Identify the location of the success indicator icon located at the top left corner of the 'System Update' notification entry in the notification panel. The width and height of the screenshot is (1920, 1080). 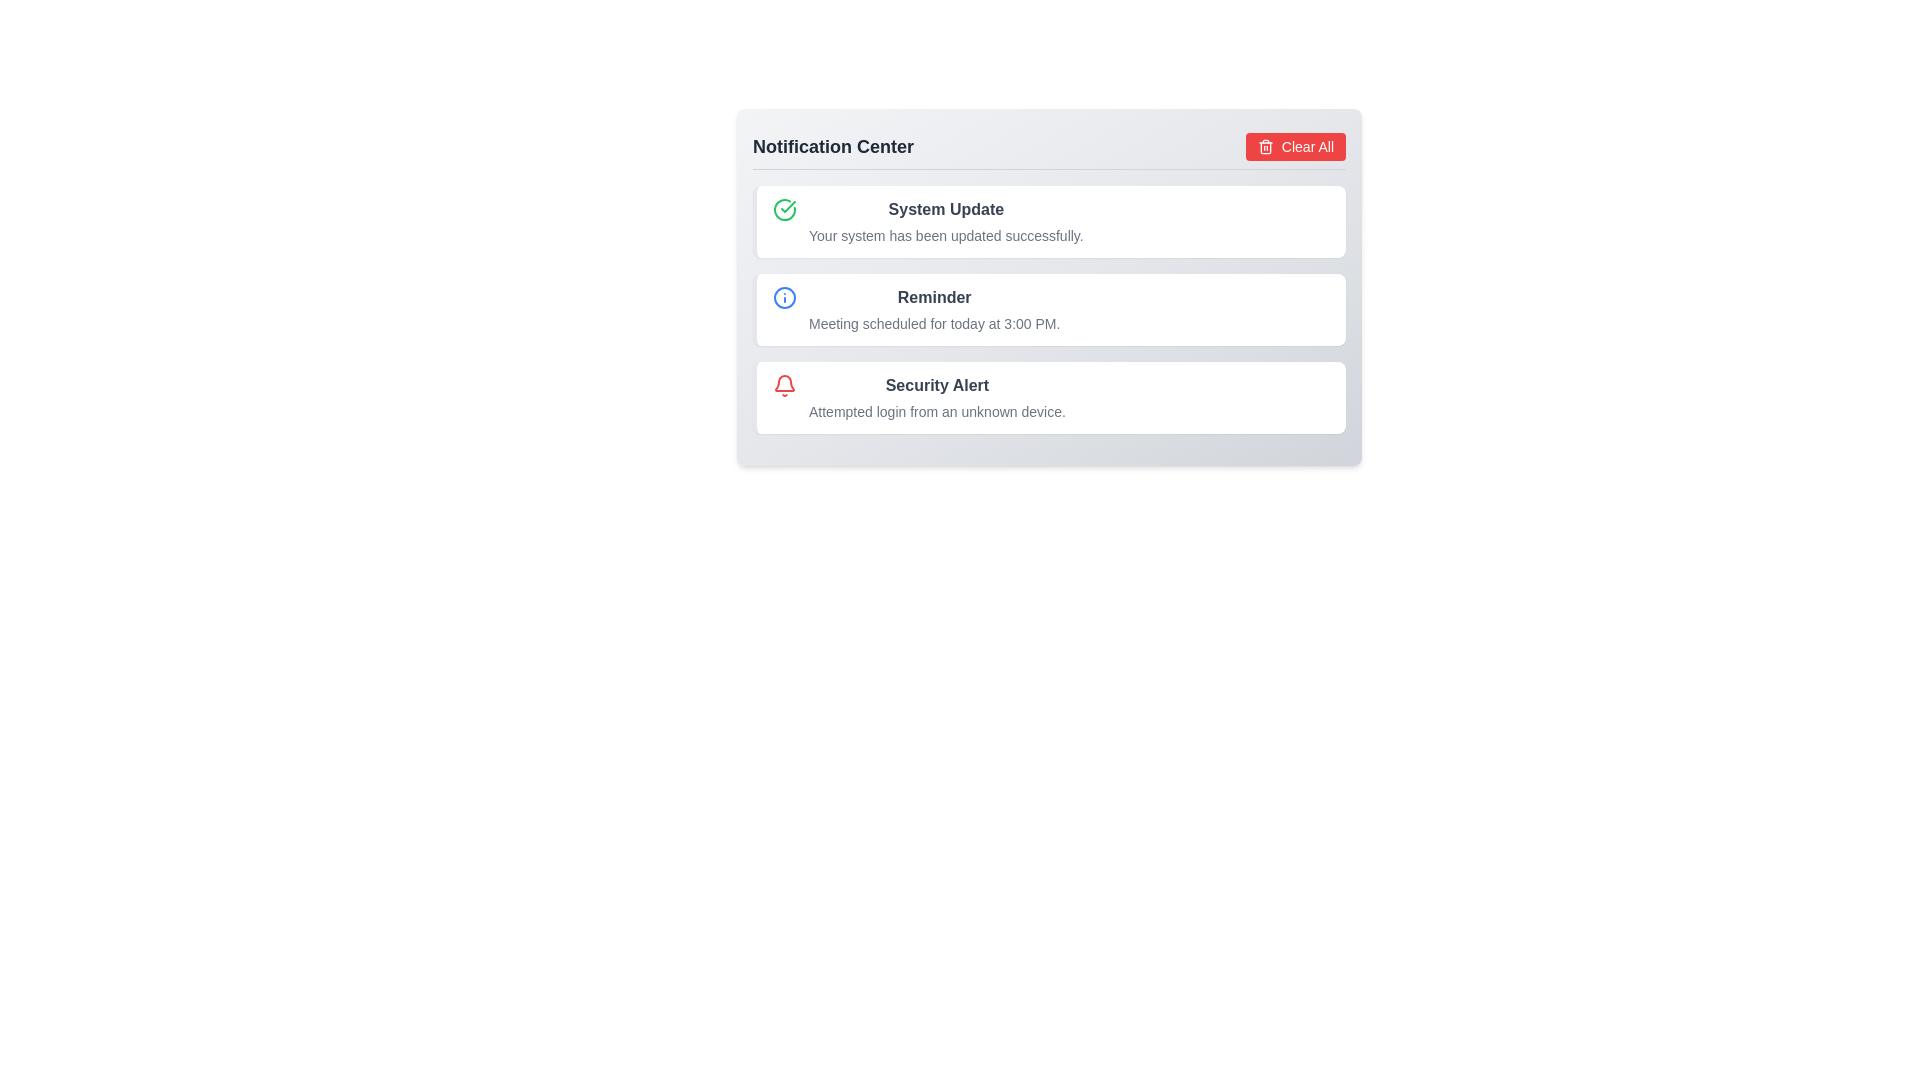
(784, 209).